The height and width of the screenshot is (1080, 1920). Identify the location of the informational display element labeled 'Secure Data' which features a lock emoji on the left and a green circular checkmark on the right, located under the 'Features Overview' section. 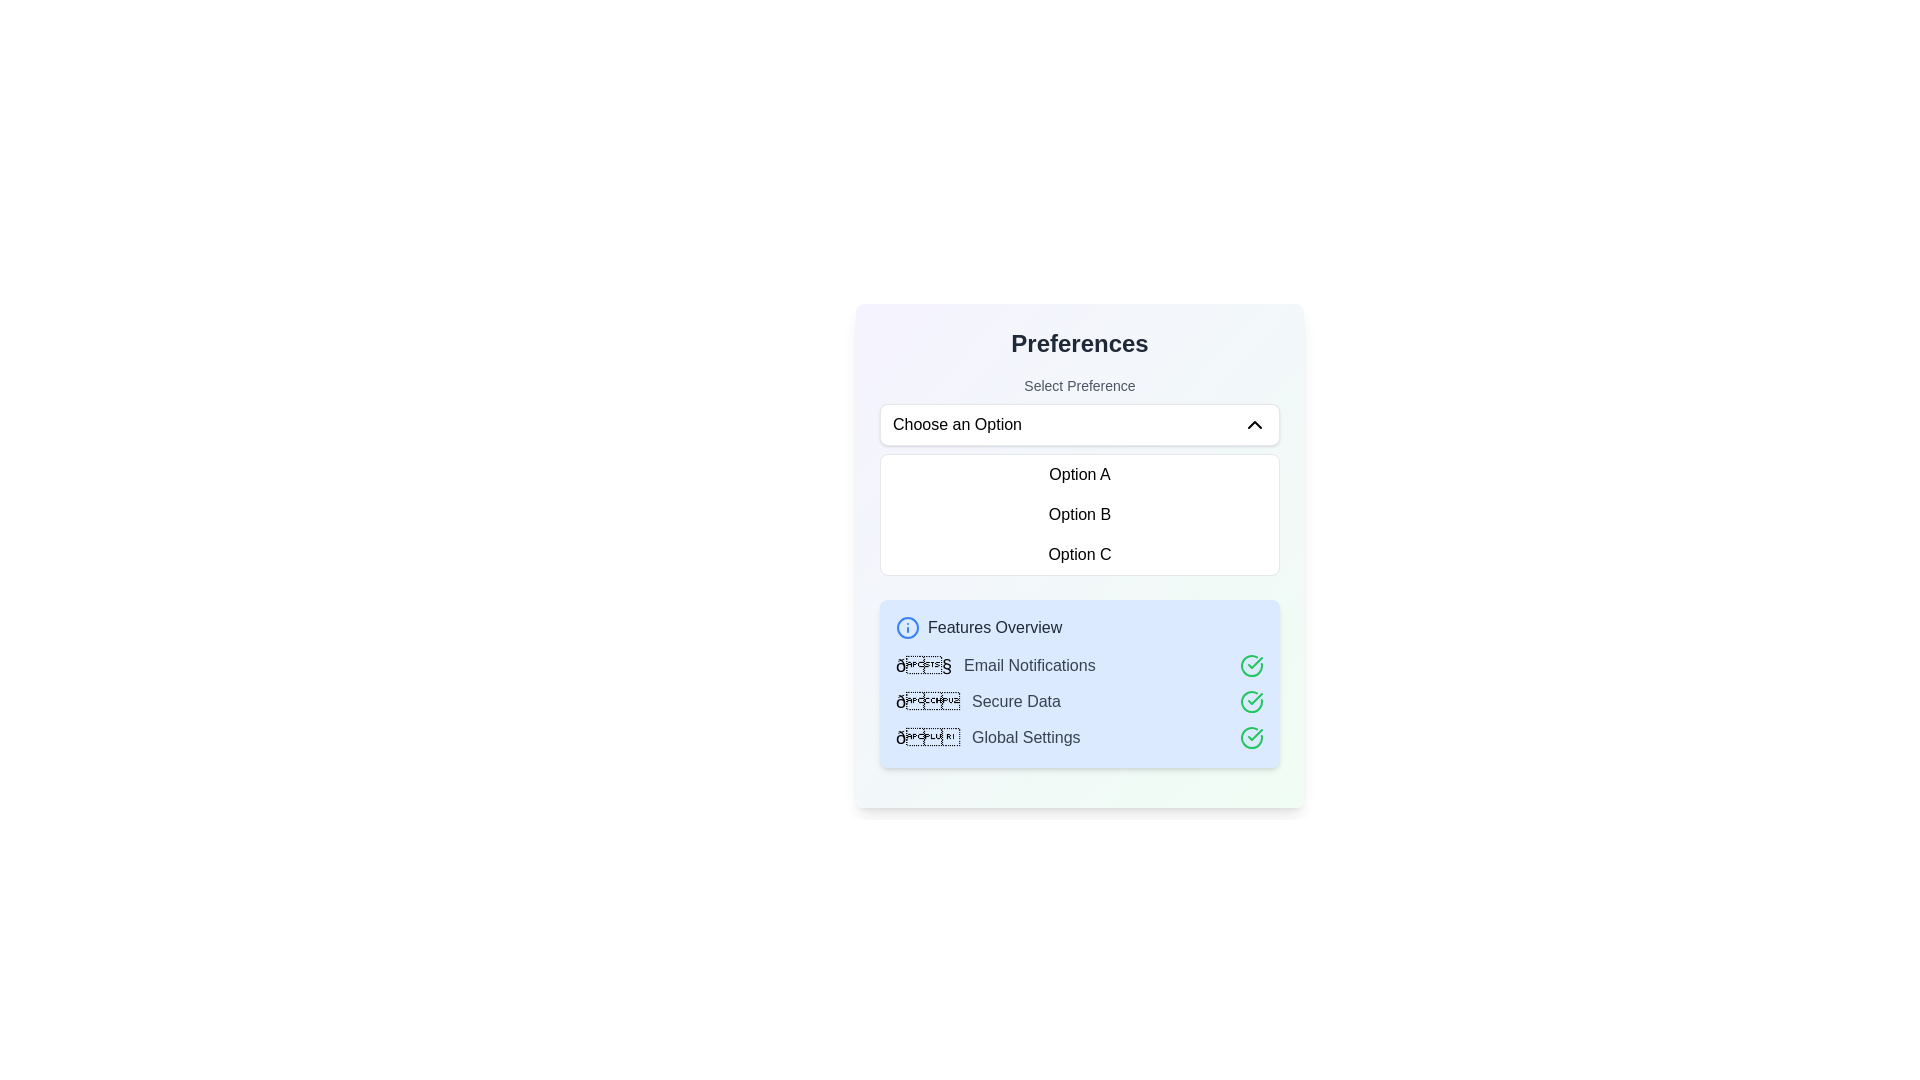
(1079, 701).